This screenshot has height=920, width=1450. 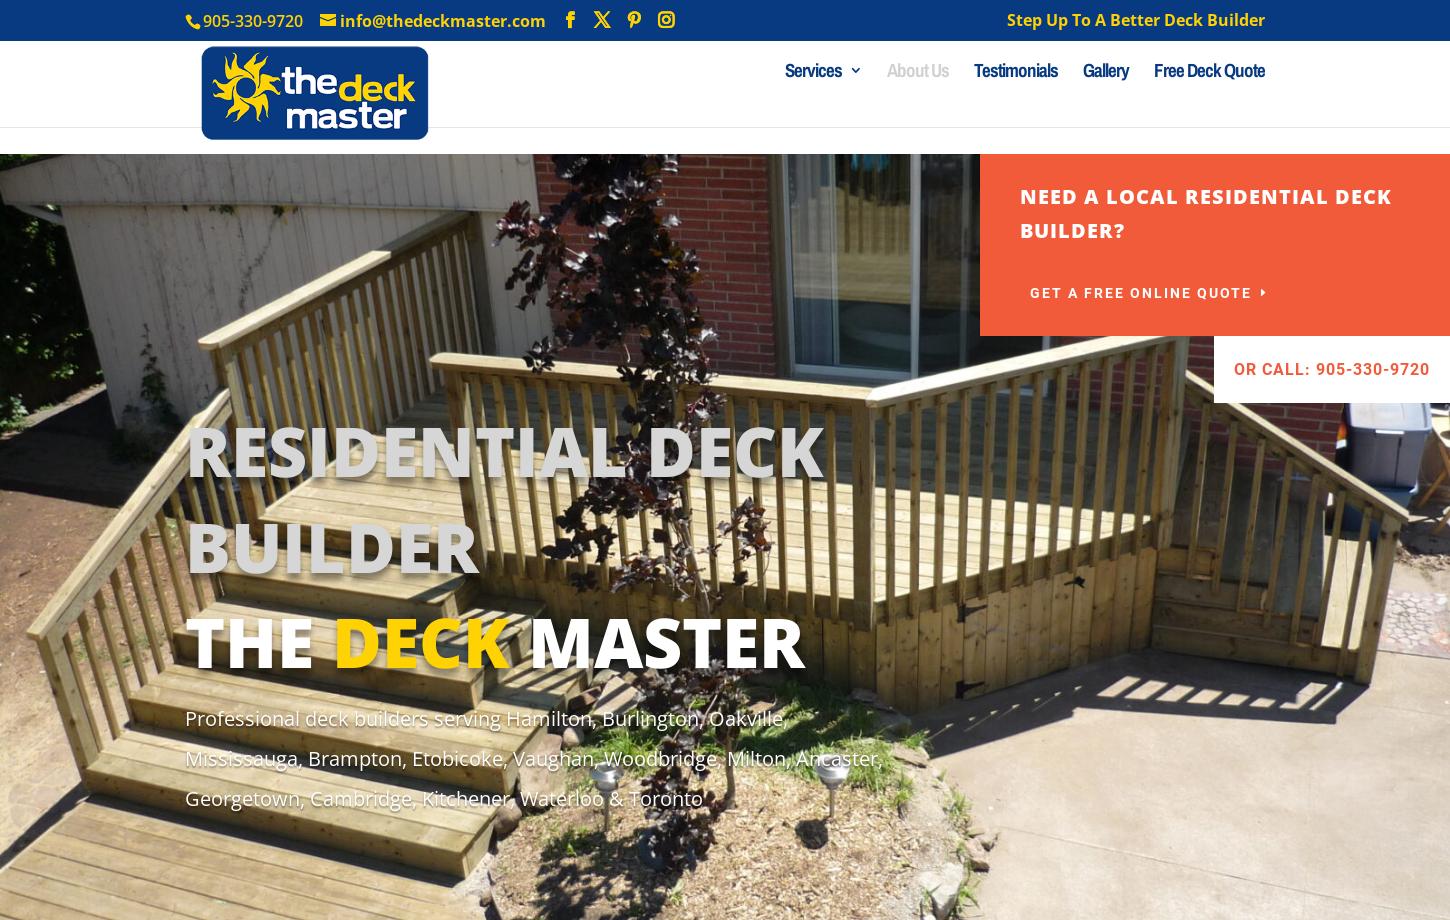 I want to click on 'Testimonials', so click(x=1016, y=97).